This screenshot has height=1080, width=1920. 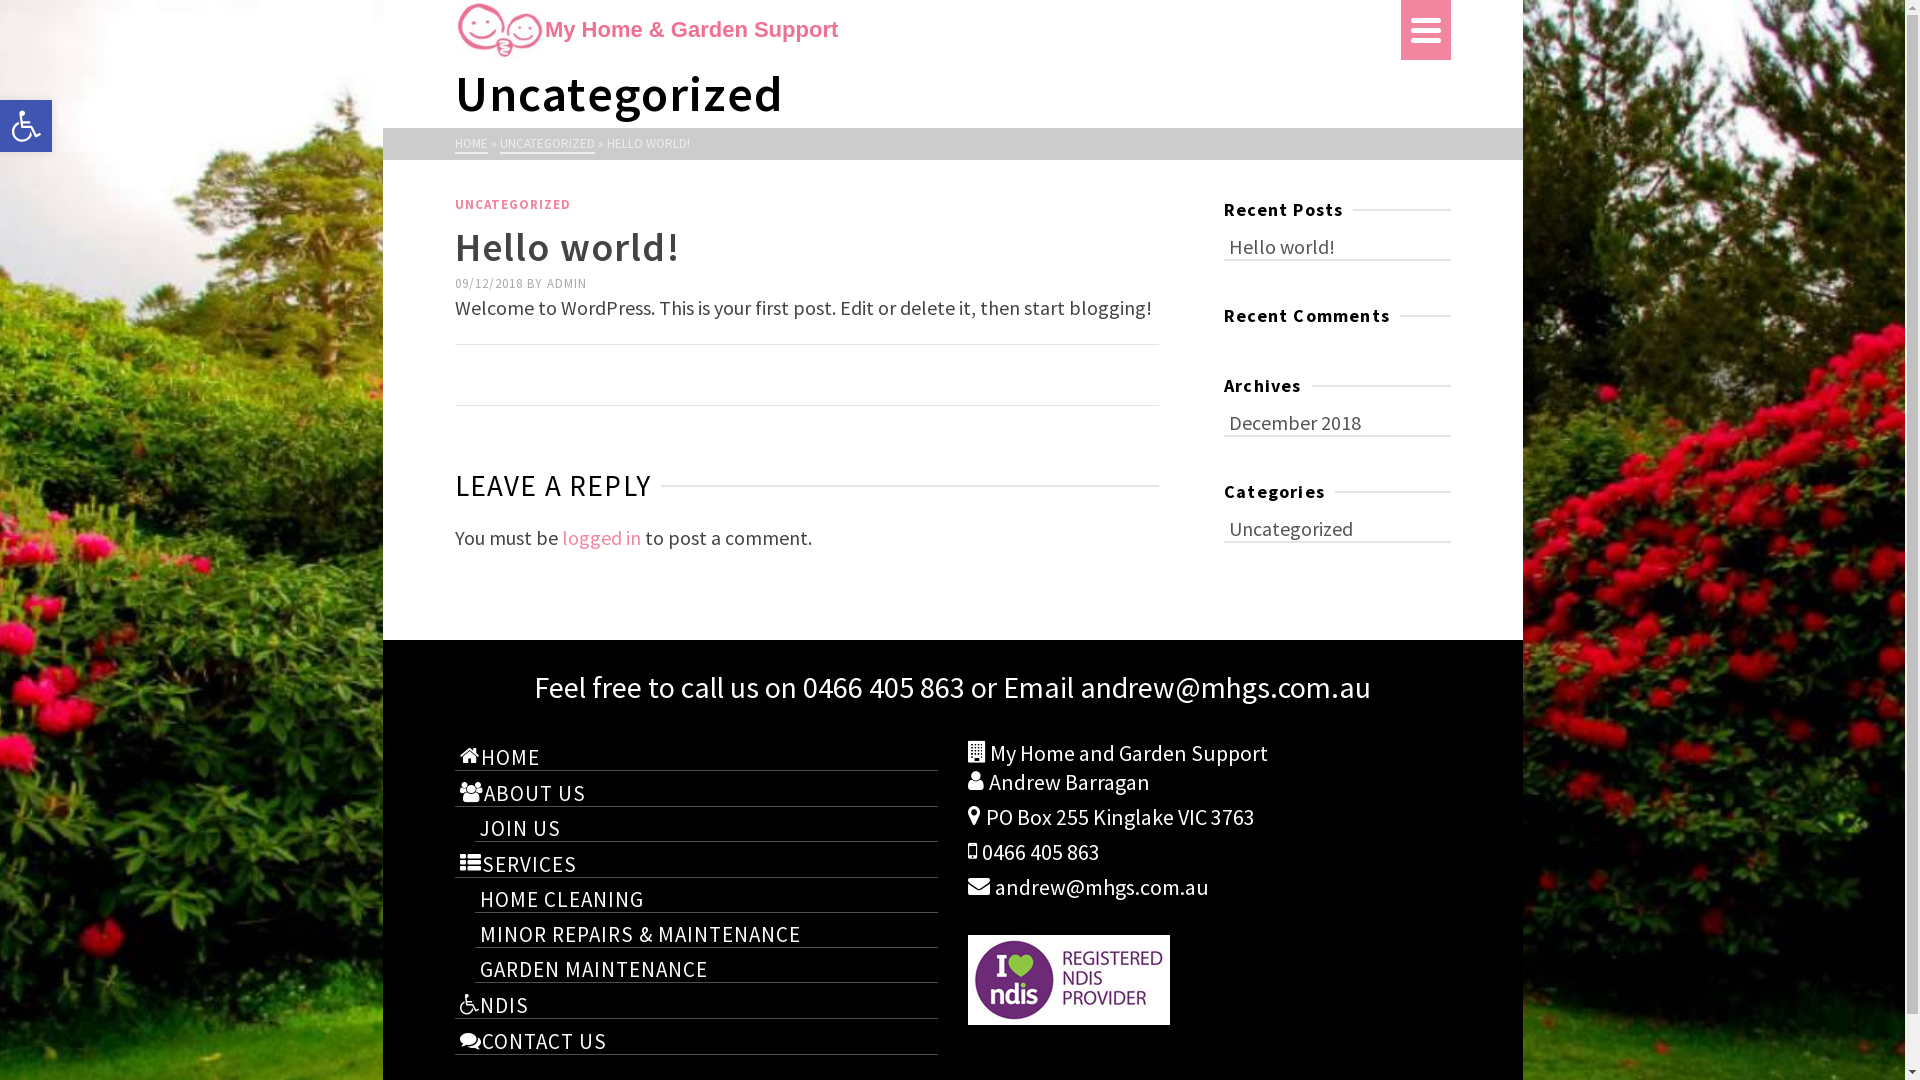 I want to click on 'logged in', so click(x=600, y=536).